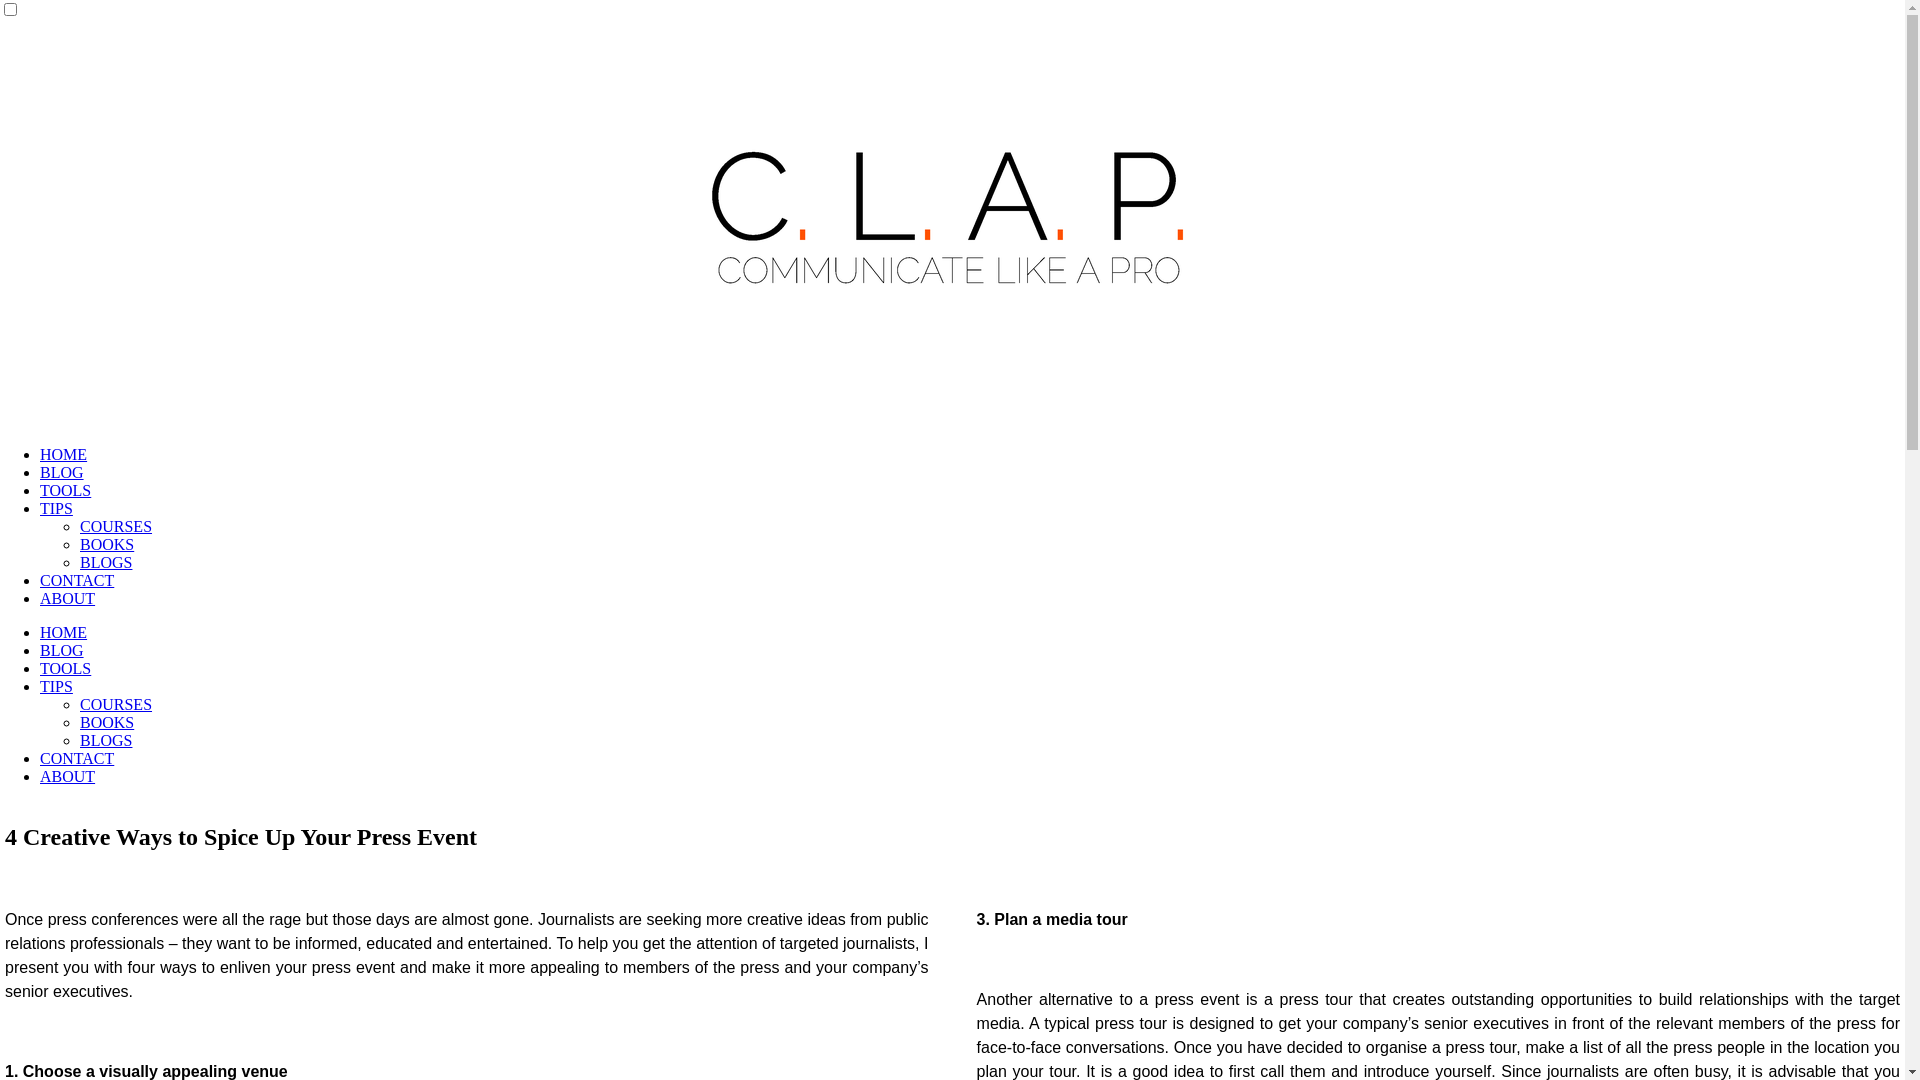 The height and width of the screenshot is (1080, 1920). What do you see at coordinates (65, 490) in the screenshot?
I see `'TOOLS'` at bounding box center [65, 490].